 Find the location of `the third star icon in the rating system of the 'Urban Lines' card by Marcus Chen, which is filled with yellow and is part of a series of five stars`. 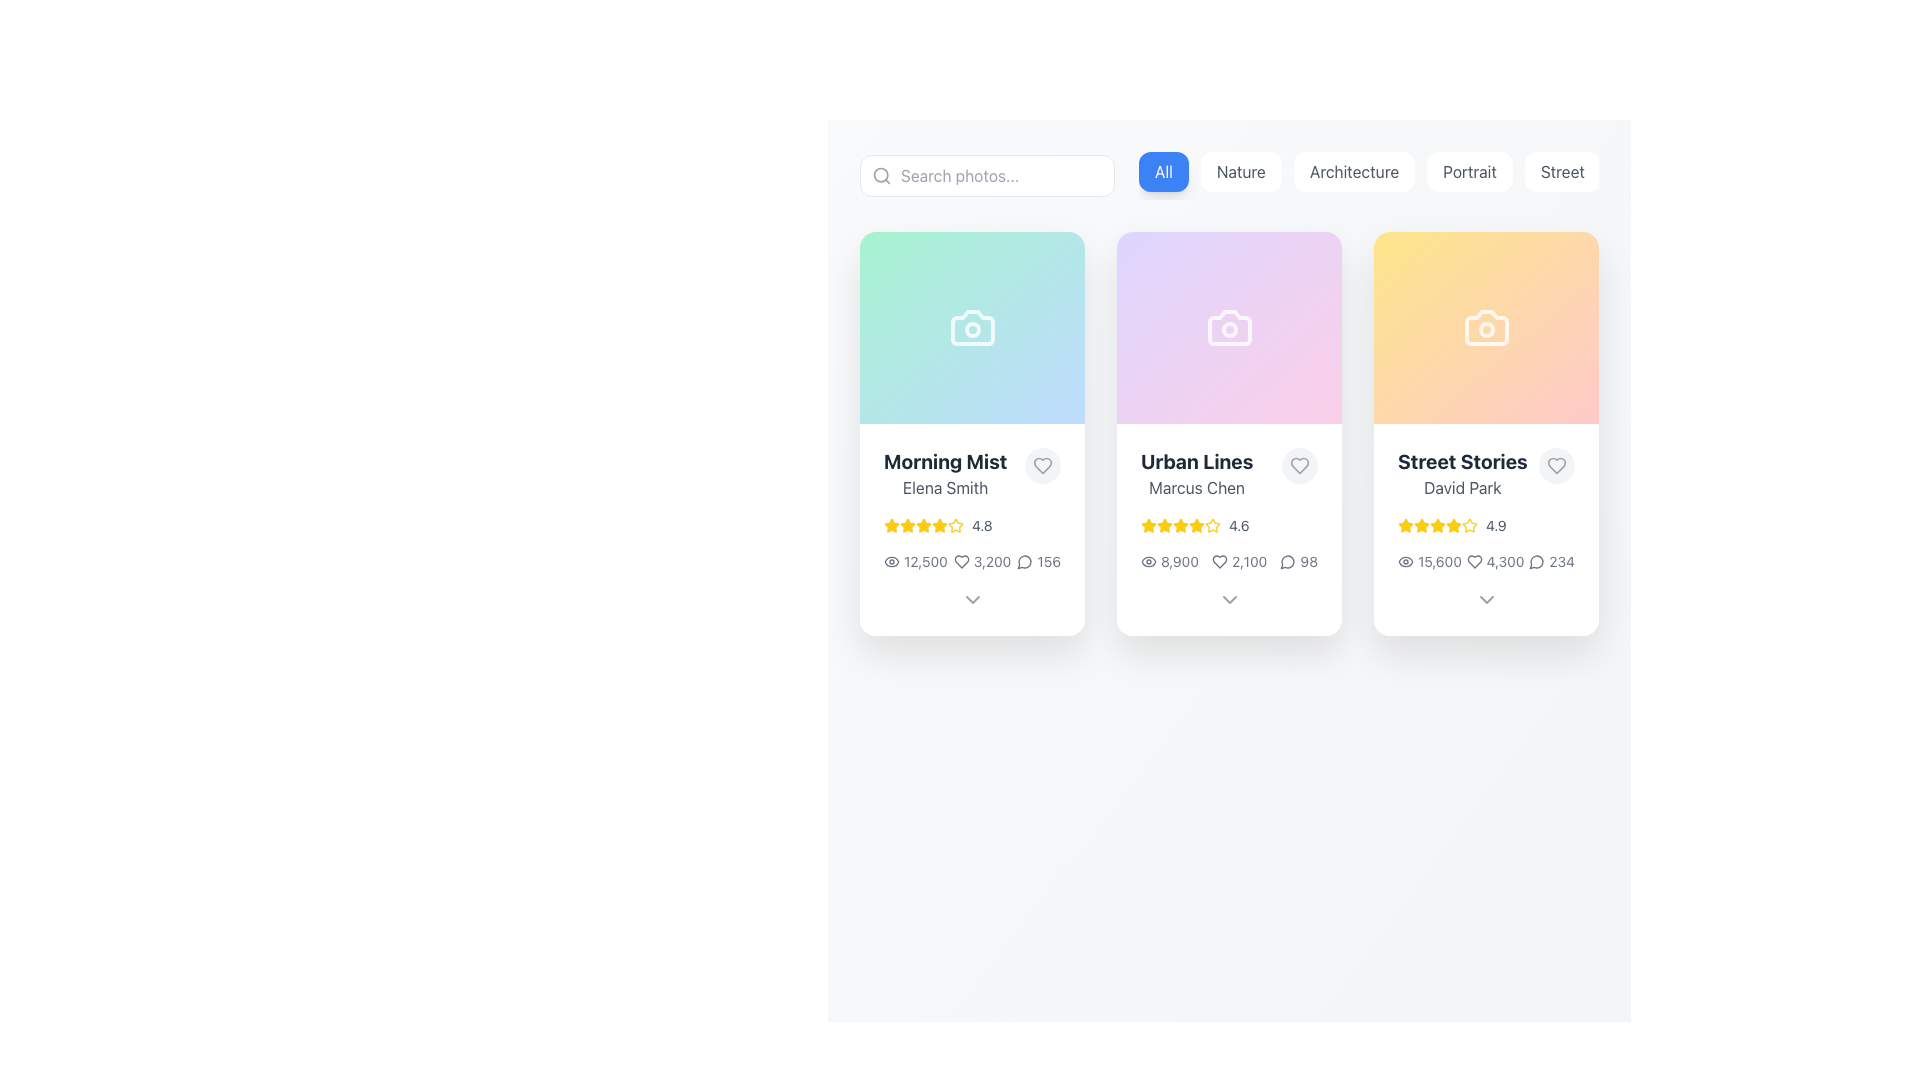

the third star icon in the rating system of the 'Urban Lines' card by Marcus Chen, which is filled with yellow and is part of a series of five stars is located at coordinates (1165, 524).